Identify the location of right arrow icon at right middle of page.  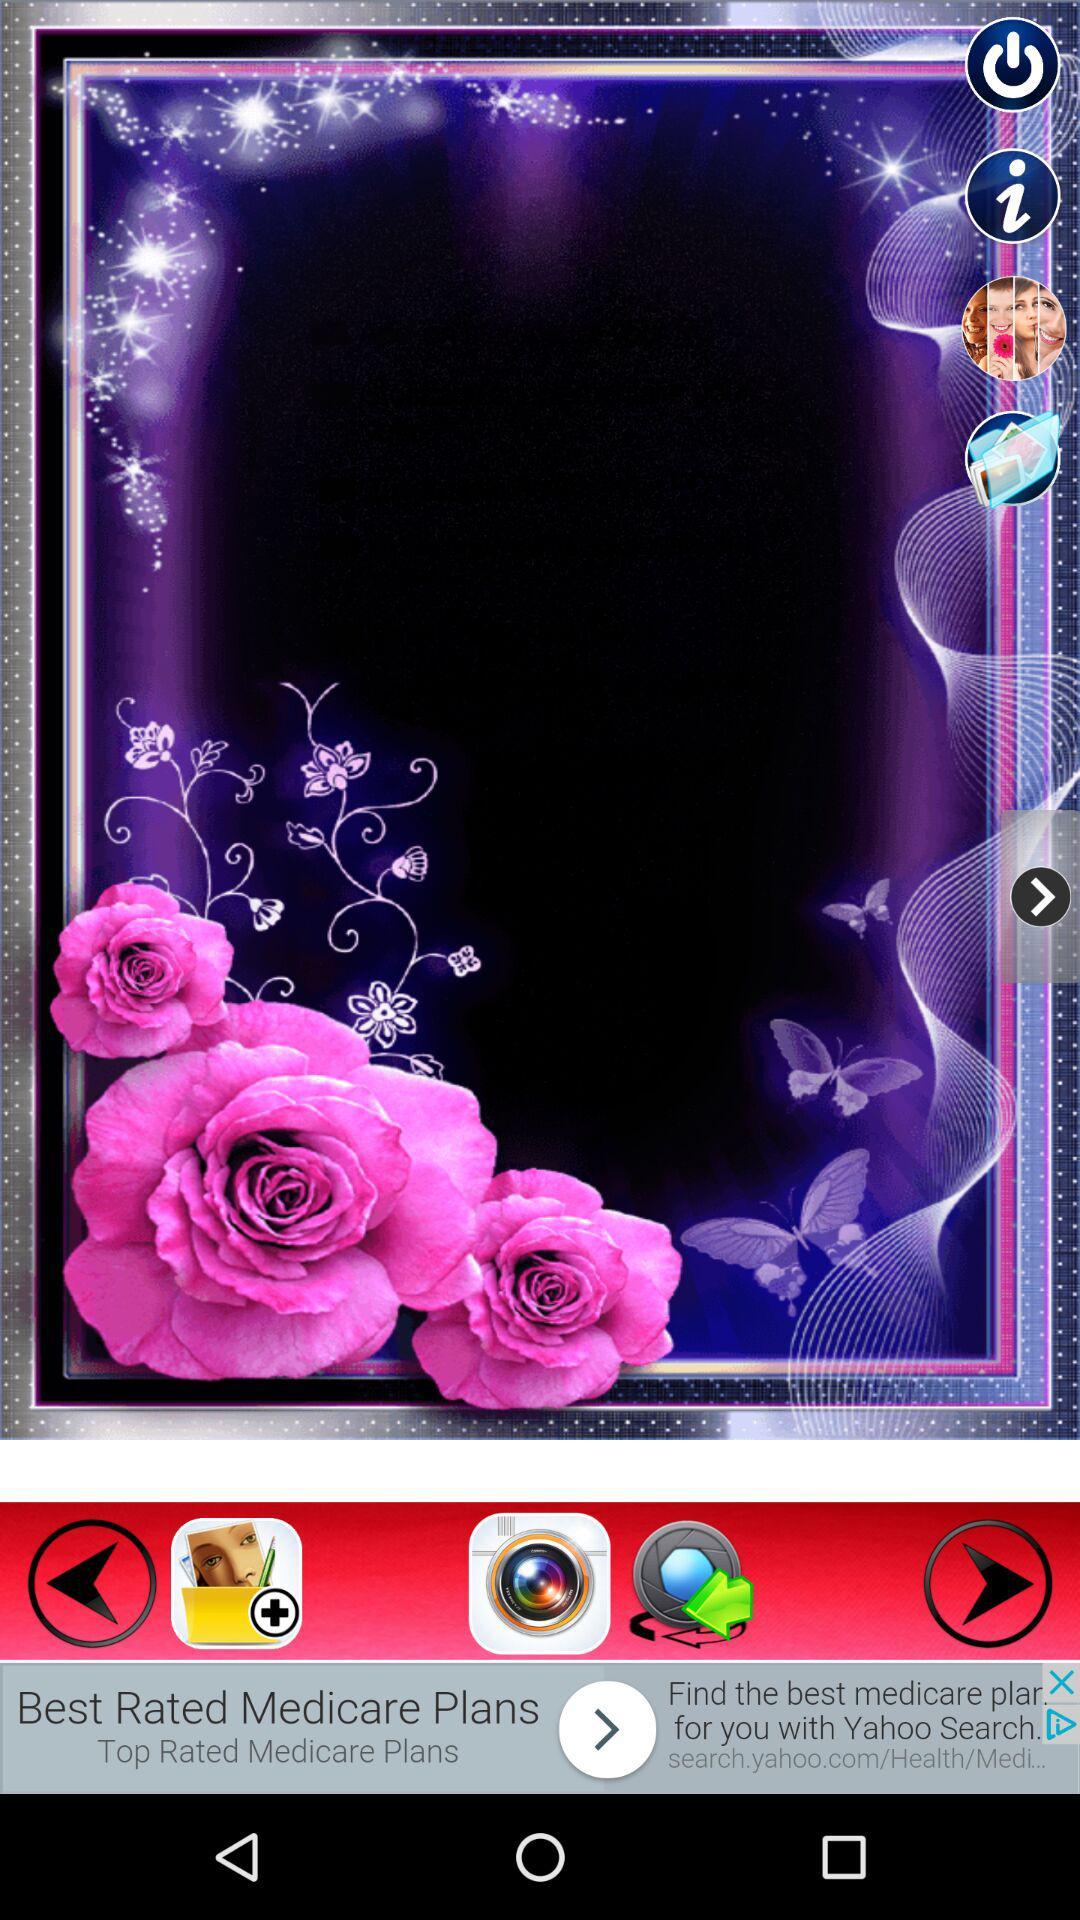
(1039, 895).